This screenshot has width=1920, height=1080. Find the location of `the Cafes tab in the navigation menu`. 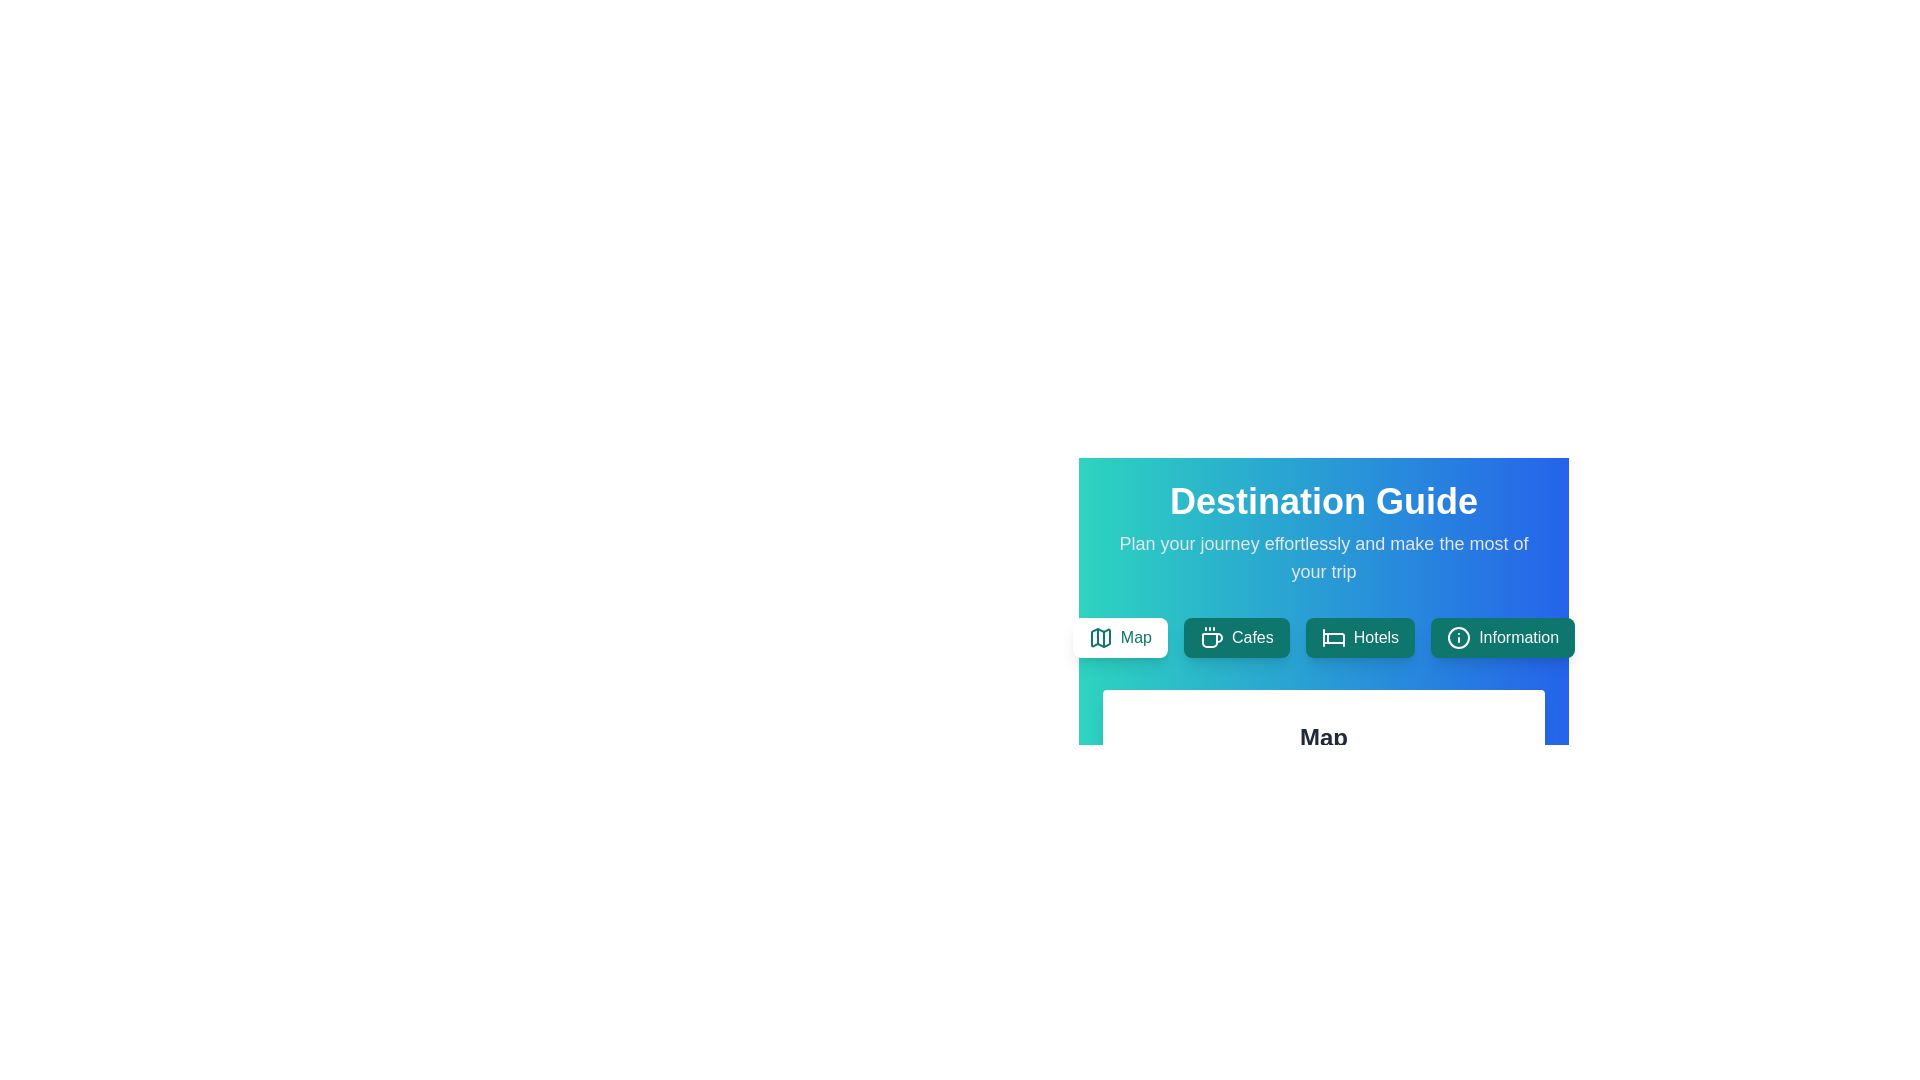

the Cafes tab in the navigation menu is located at coordinates (1235, 637).